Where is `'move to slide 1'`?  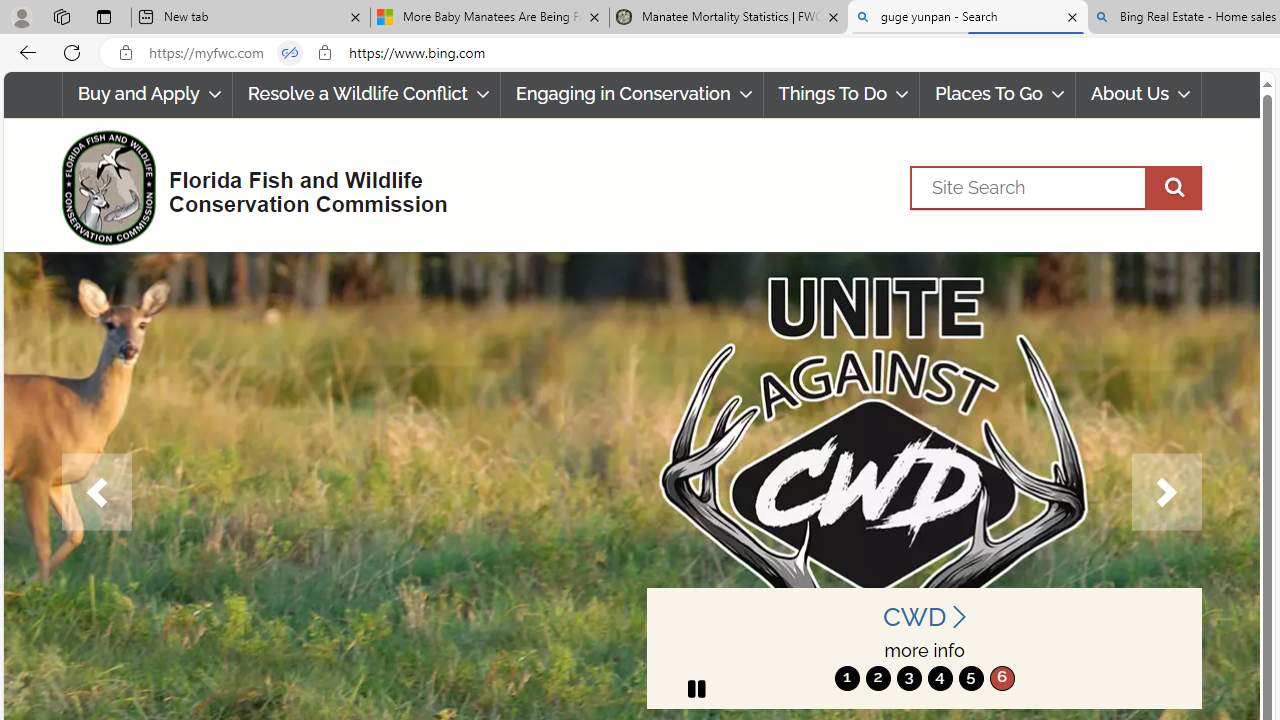
'move to slide 1' is located at coordinates (847, 677).